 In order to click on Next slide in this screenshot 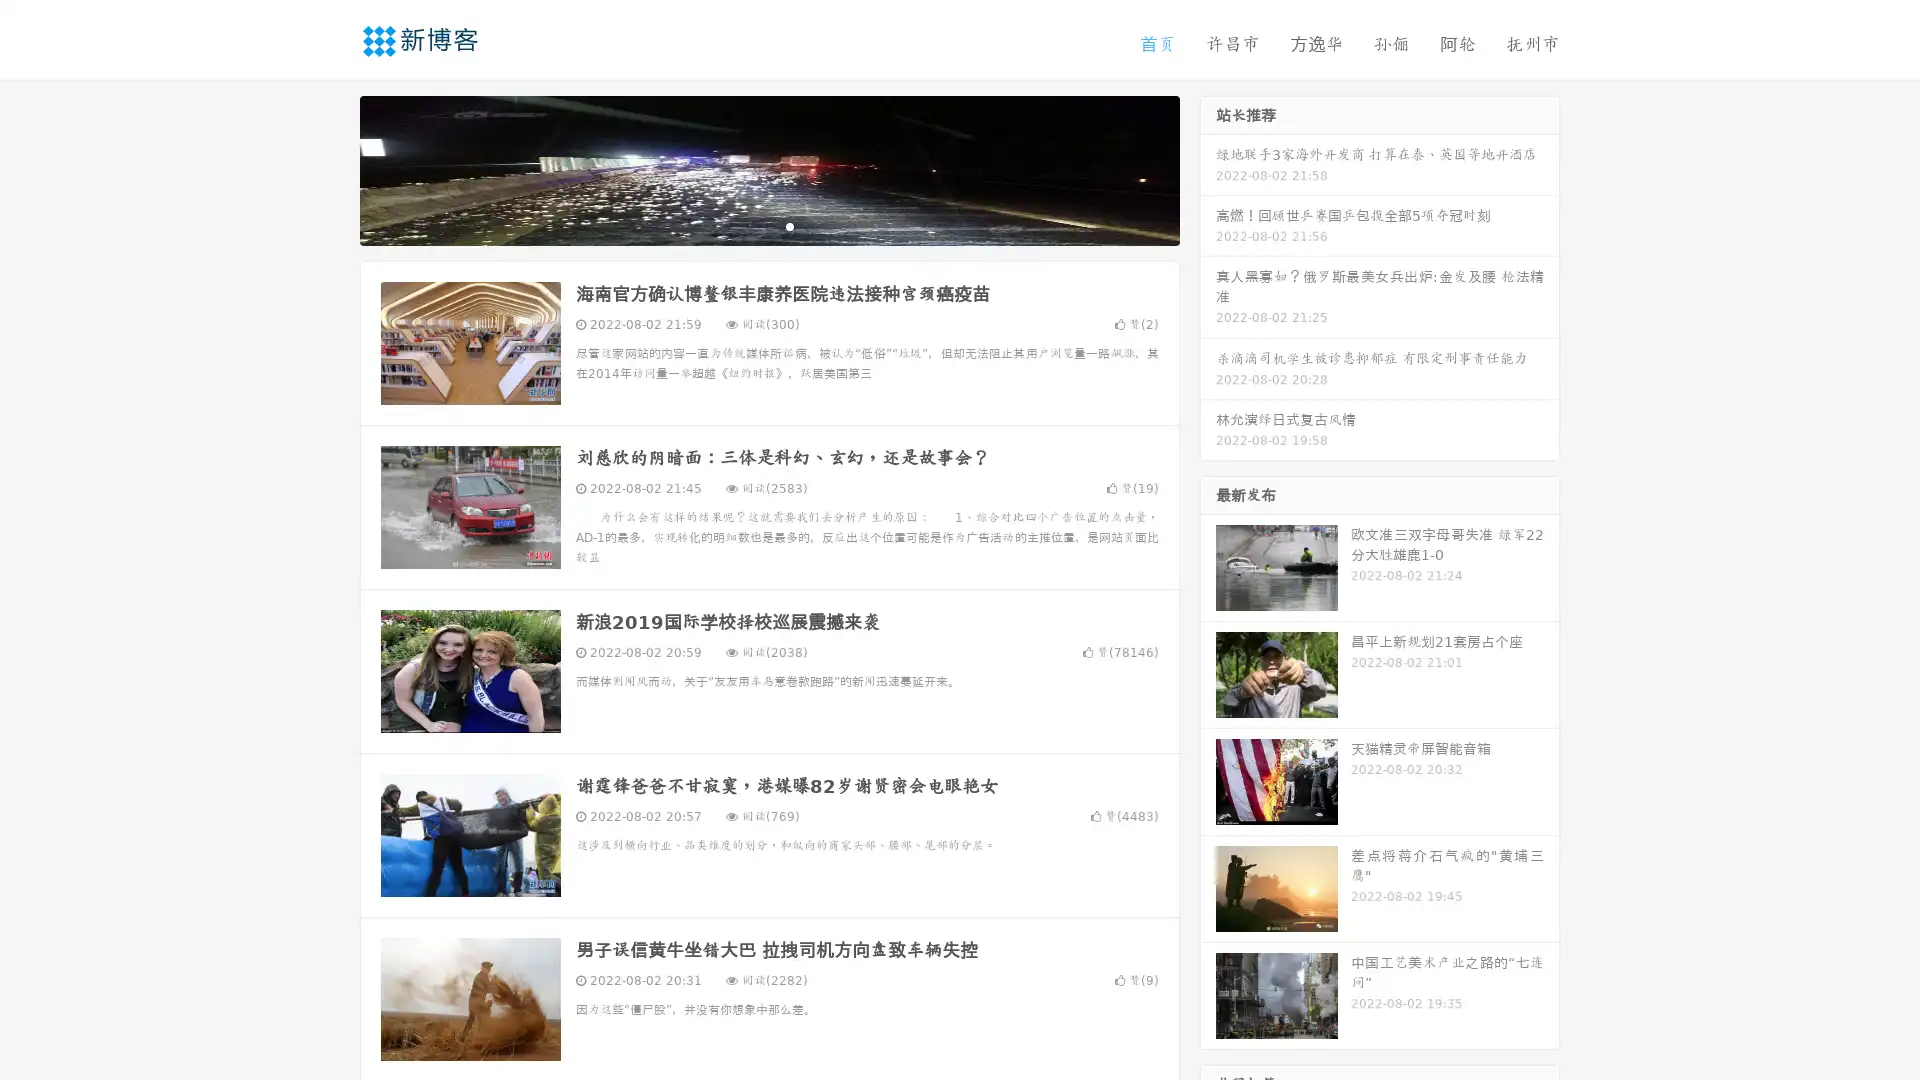, I will do `click(1208, 168)`.